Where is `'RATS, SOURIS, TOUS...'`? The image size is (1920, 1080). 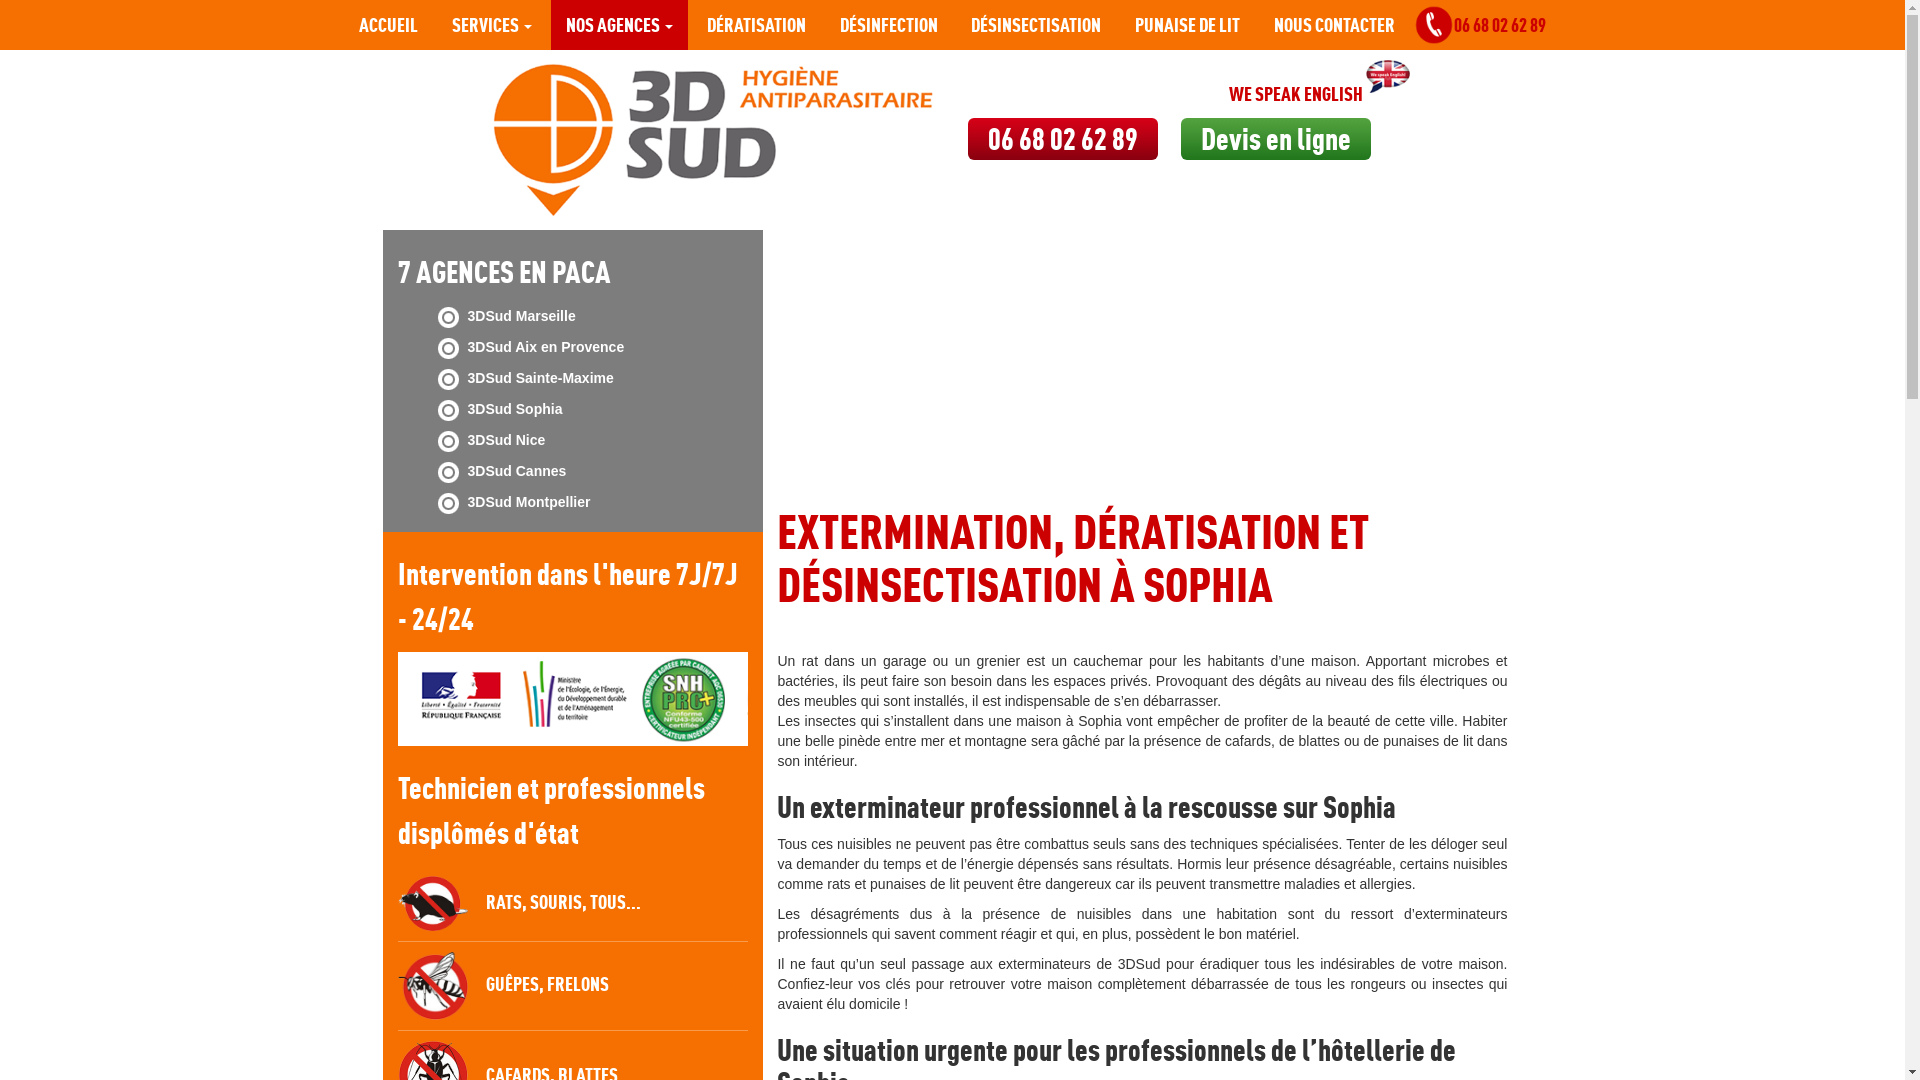 'RATS, SOURIS, TOUS...' is located at coordinates (519, 901).